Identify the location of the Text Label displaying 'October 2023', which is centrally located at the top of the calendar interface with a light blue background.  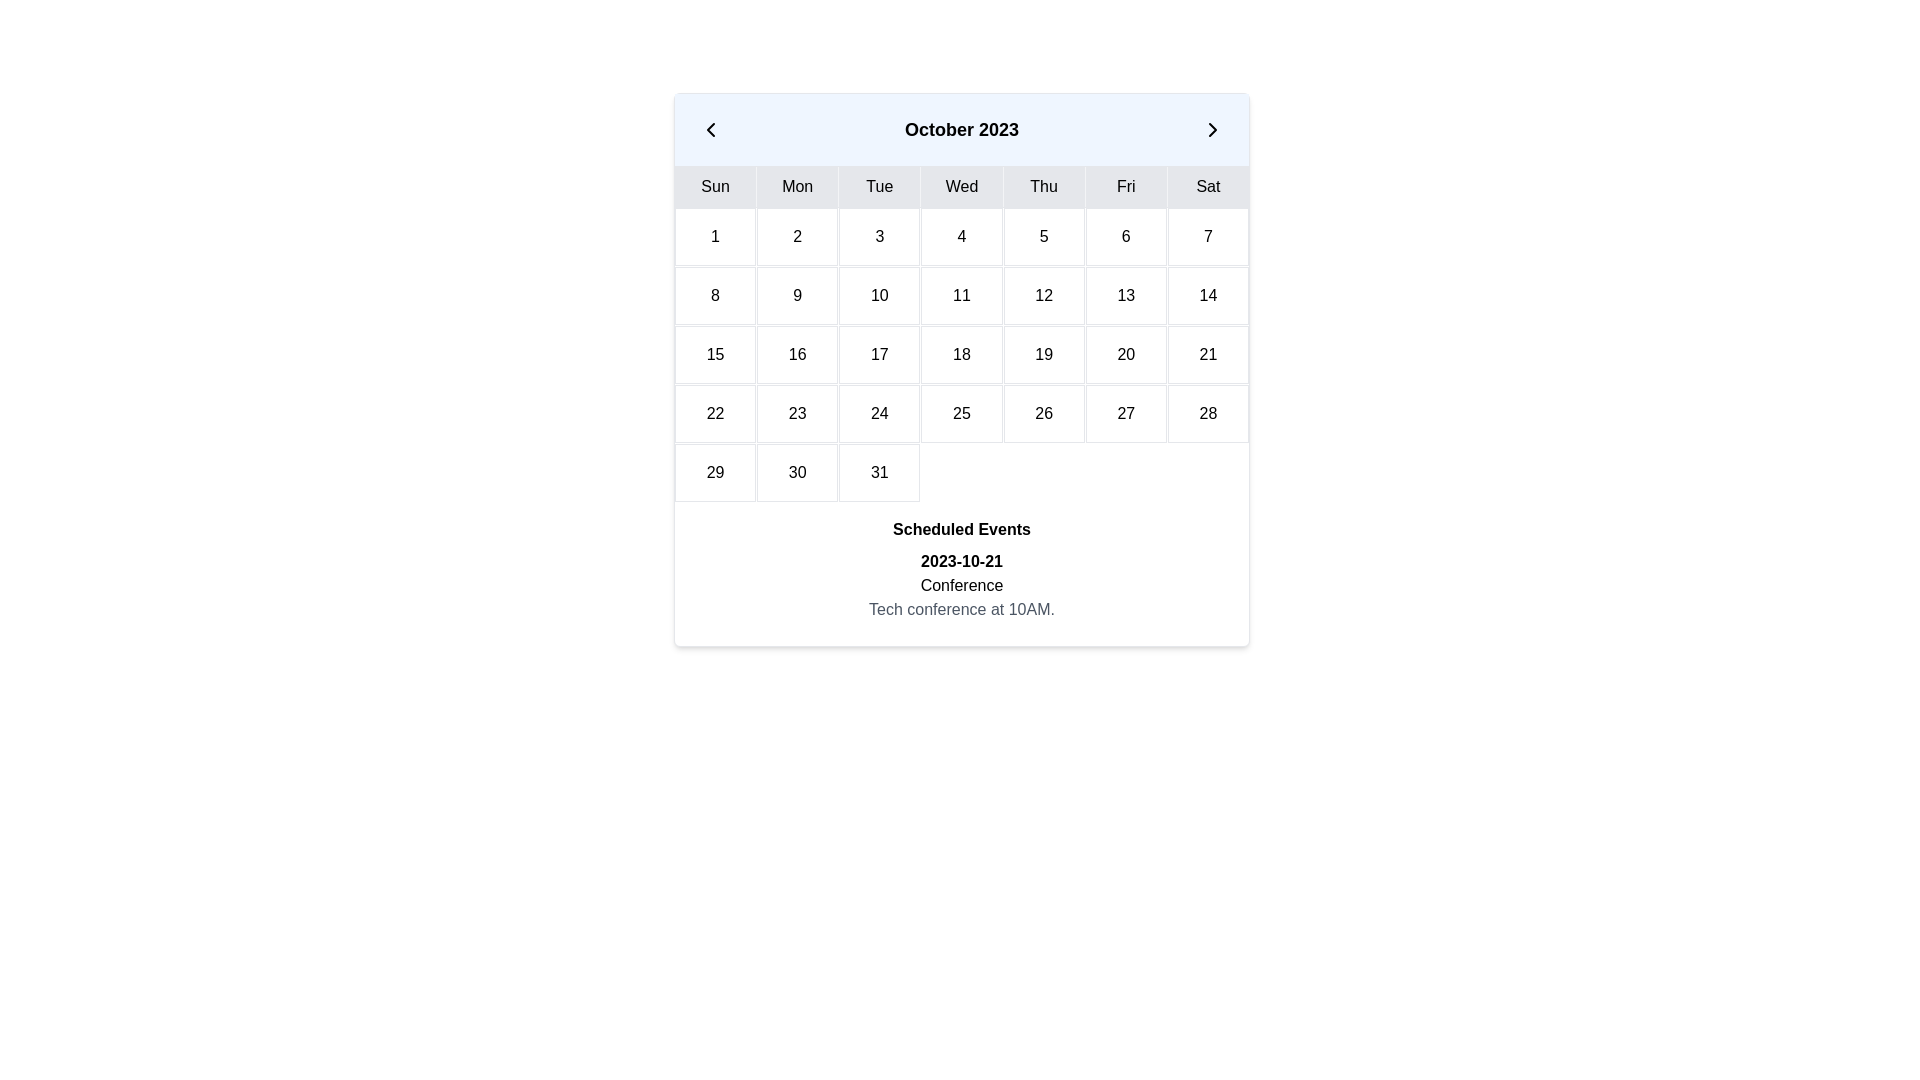
(961, 130).